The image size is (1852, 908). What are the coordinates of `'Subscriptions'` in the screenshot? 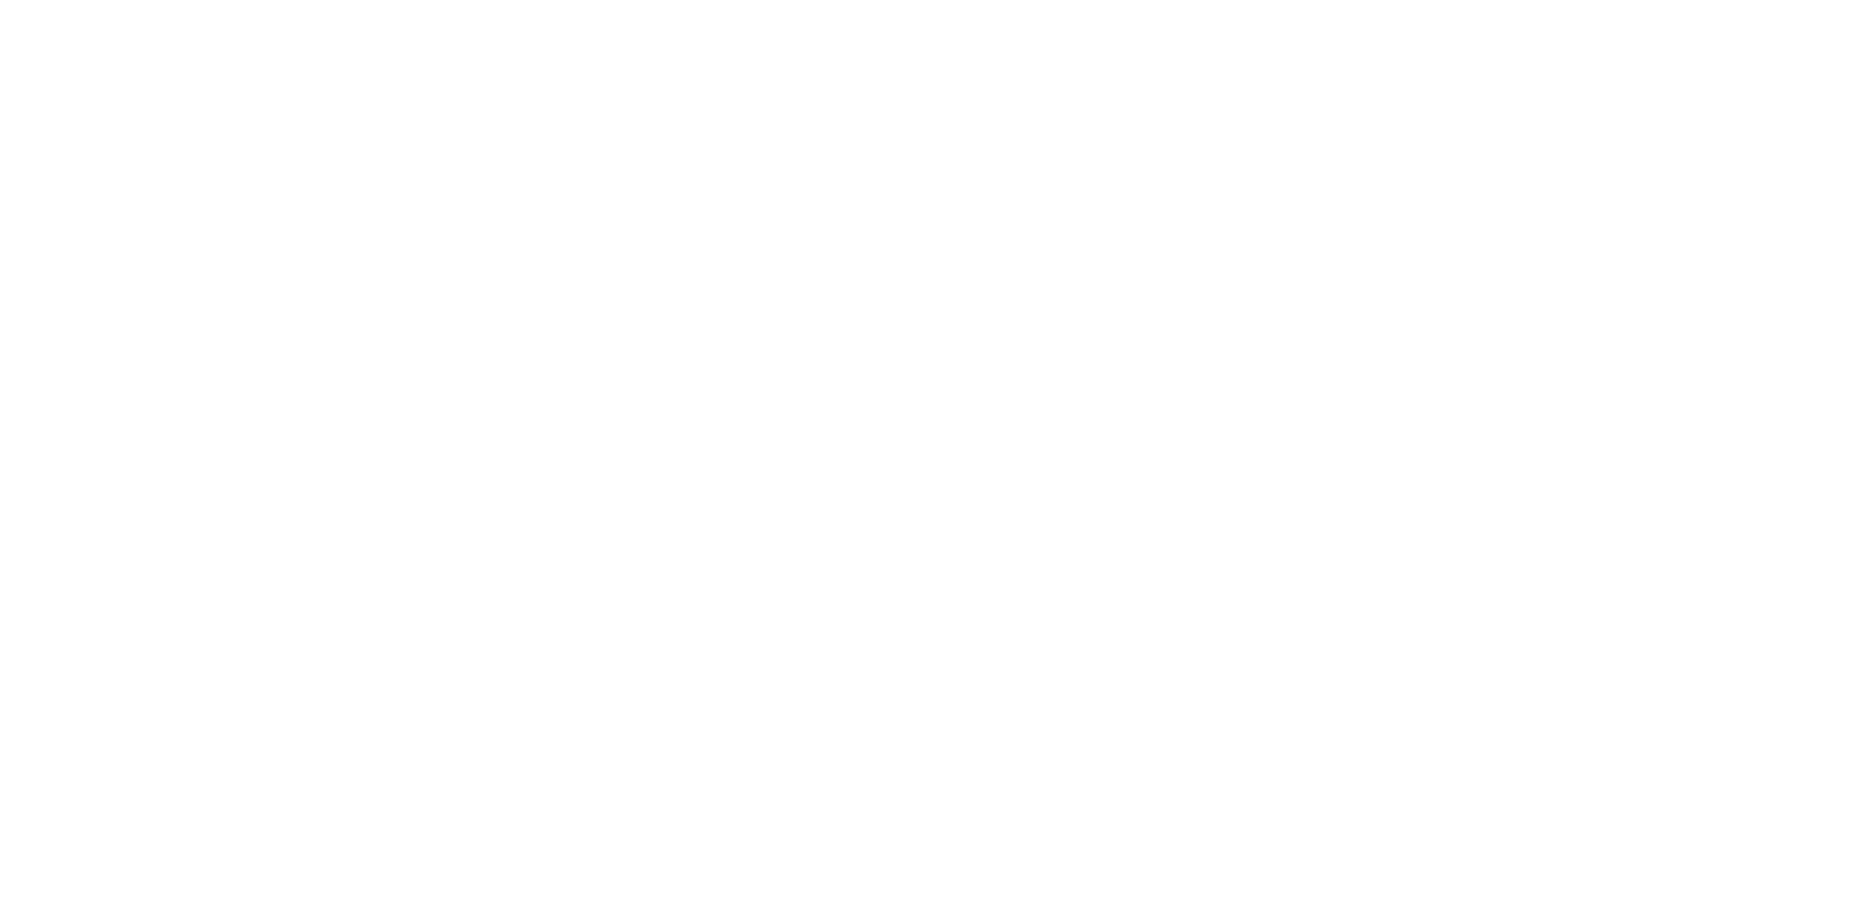 It's located at (1263, 703).